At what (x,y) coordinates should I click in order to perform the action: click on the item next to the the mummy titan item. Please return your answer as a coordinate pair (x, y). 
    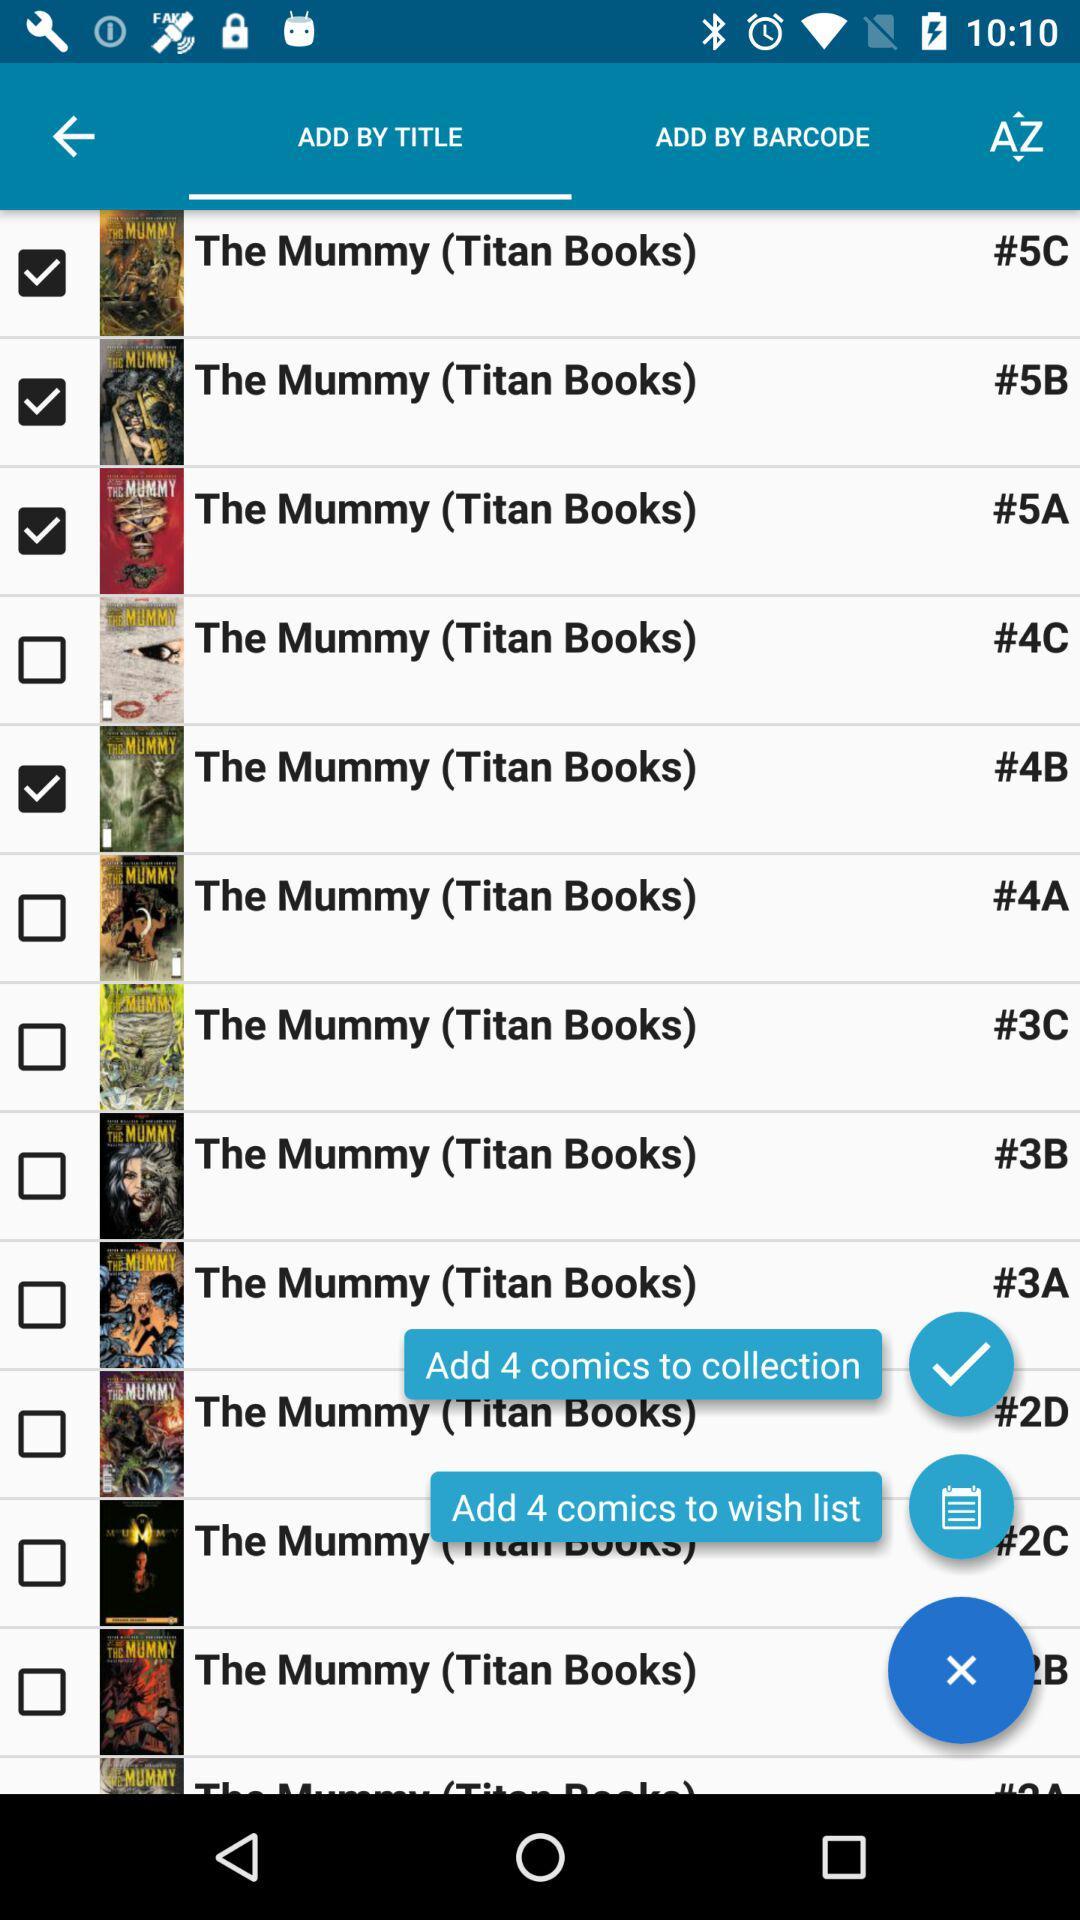
    Looking at the image, I should click on (1031, 248).